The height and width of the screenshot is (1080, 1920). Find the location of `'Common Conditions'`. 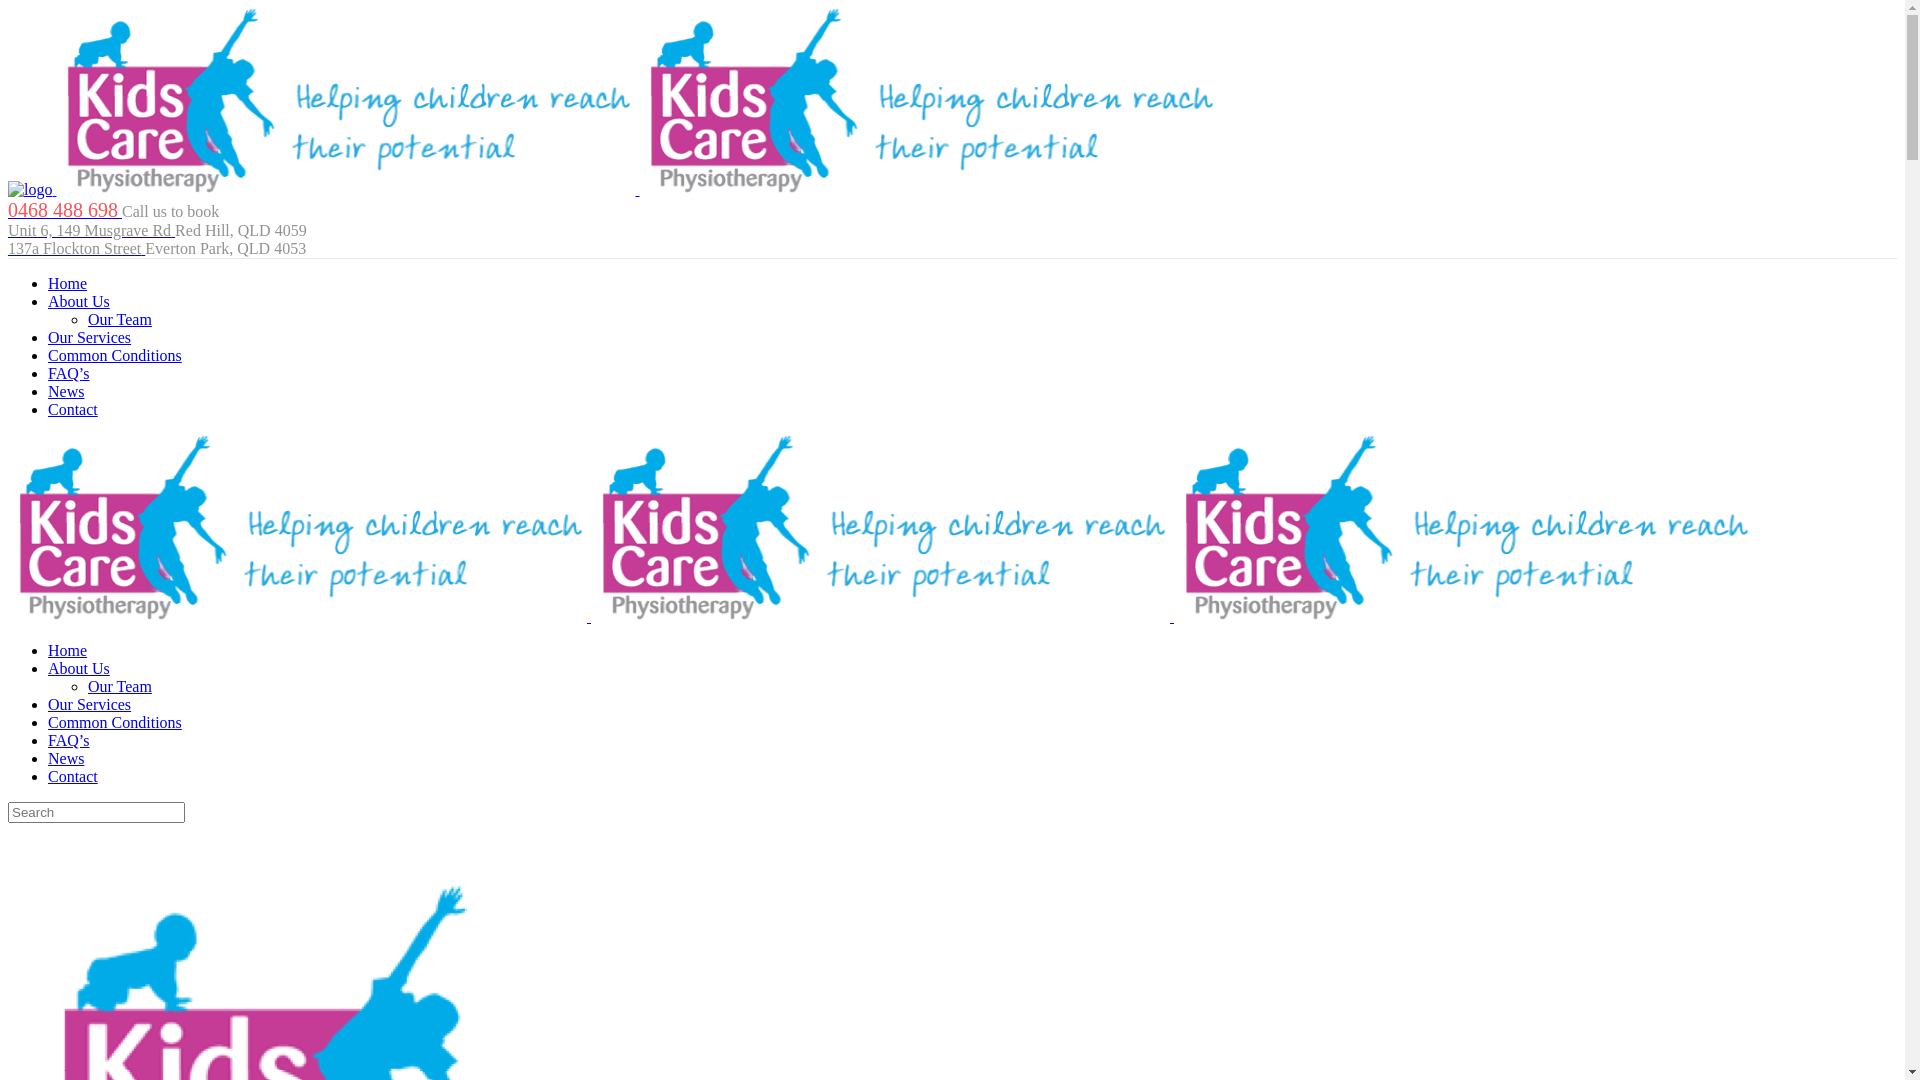

'Common Conditions' is located at coordinates (114, 722).